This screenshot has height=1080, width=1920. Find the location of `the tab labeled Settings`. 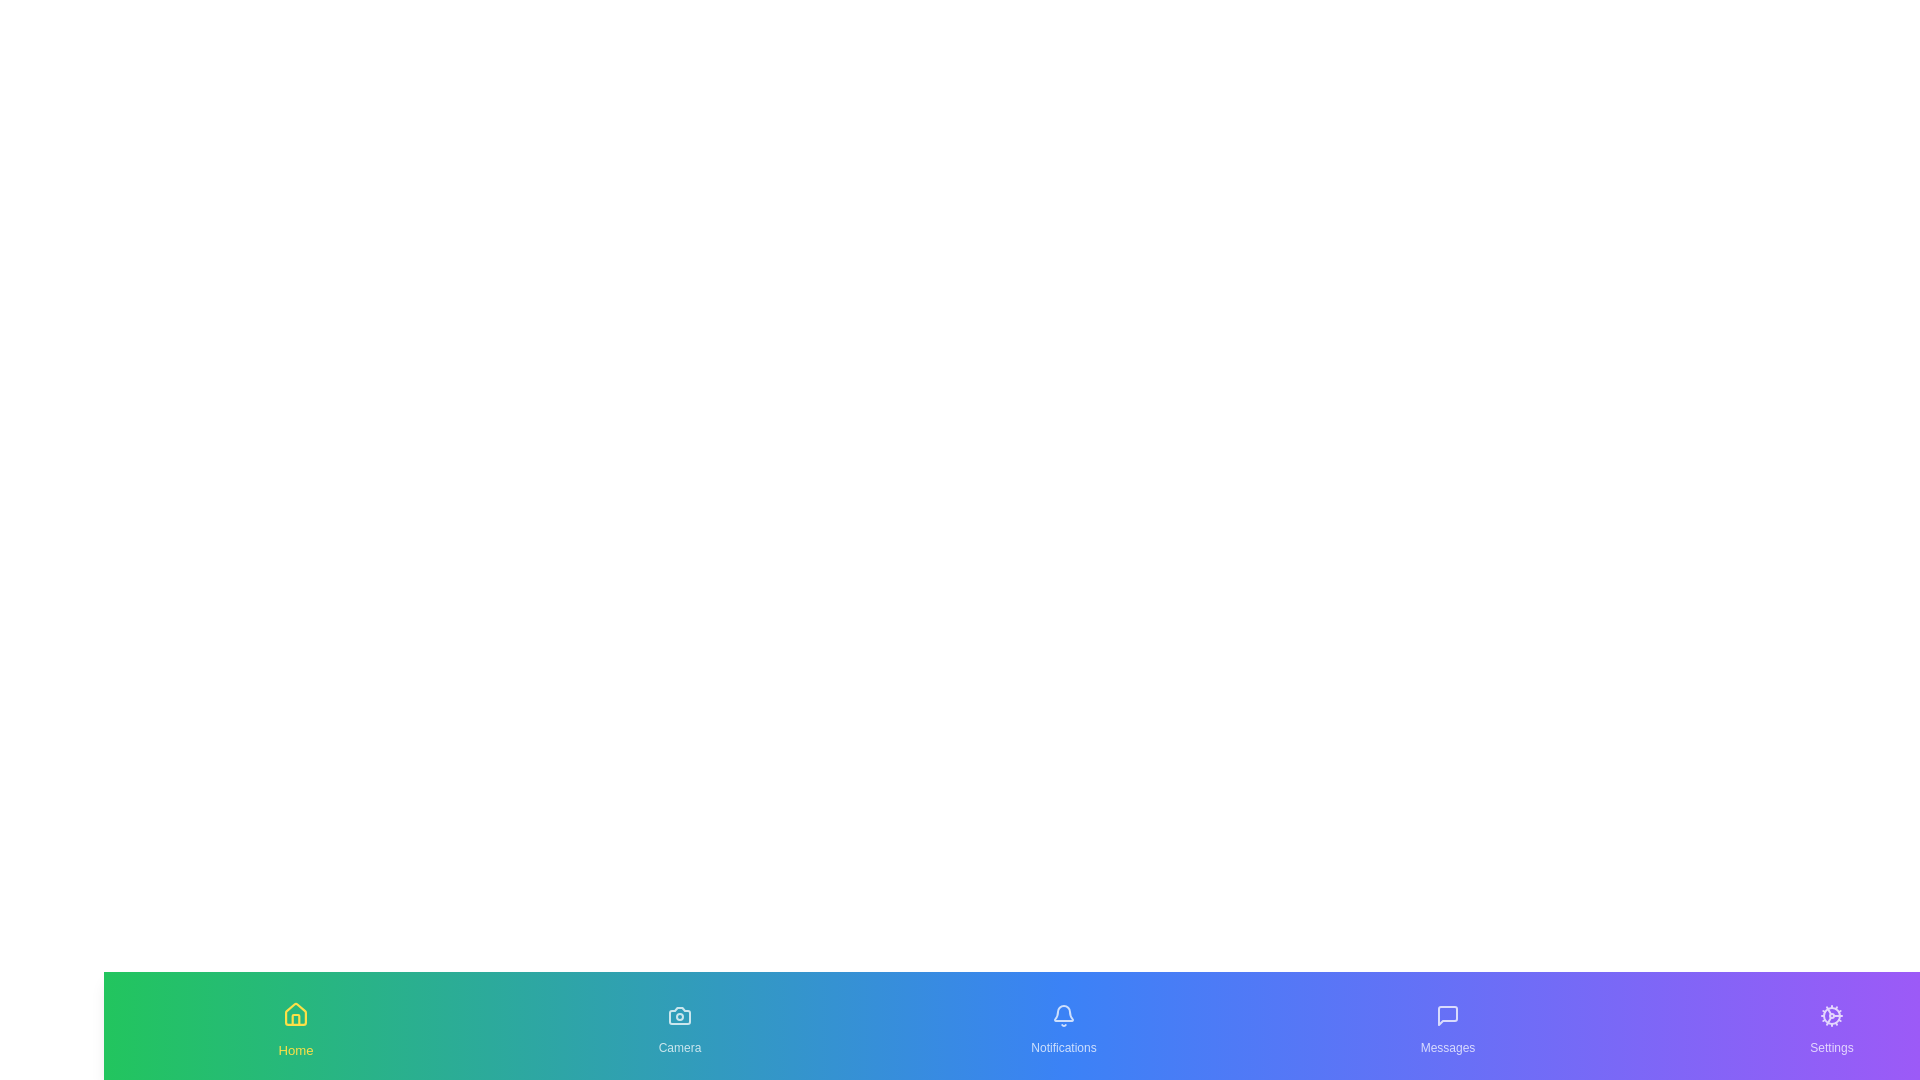

the tab labeled Settings is located at coordinates (1832, 1026).